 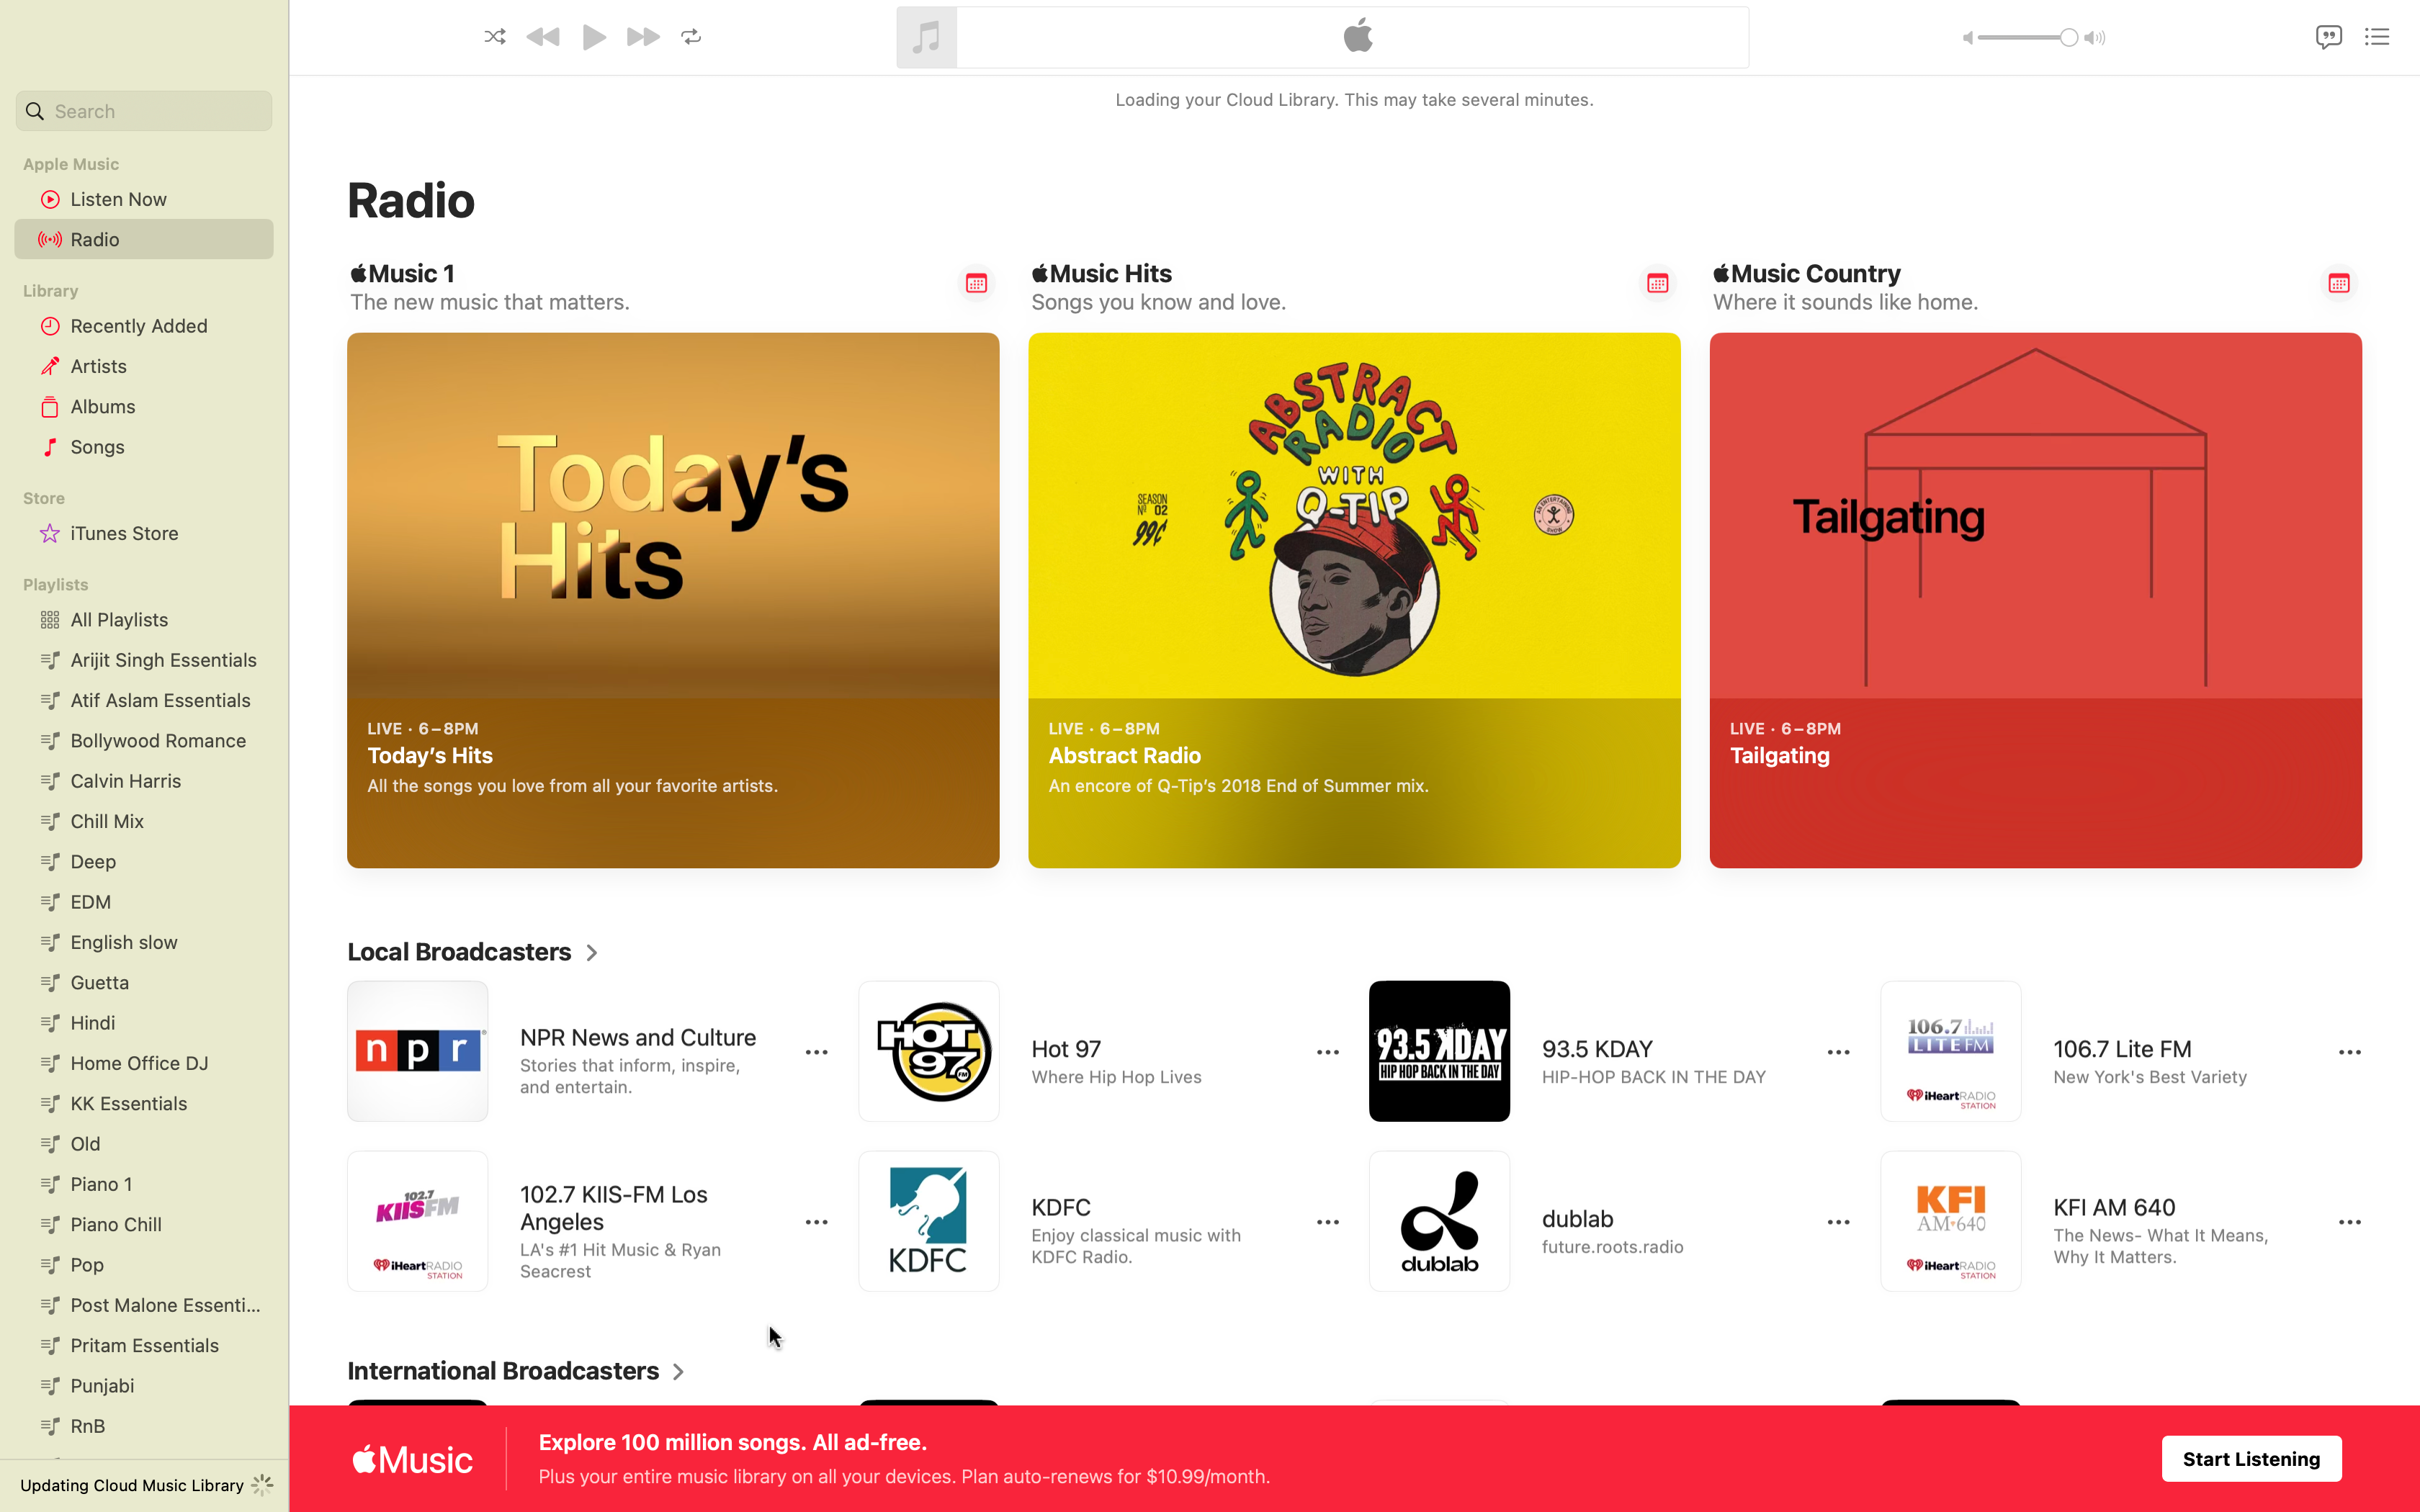 I want to click on Click to view more options for KDFC radio, so click(x=1328, y=1223).